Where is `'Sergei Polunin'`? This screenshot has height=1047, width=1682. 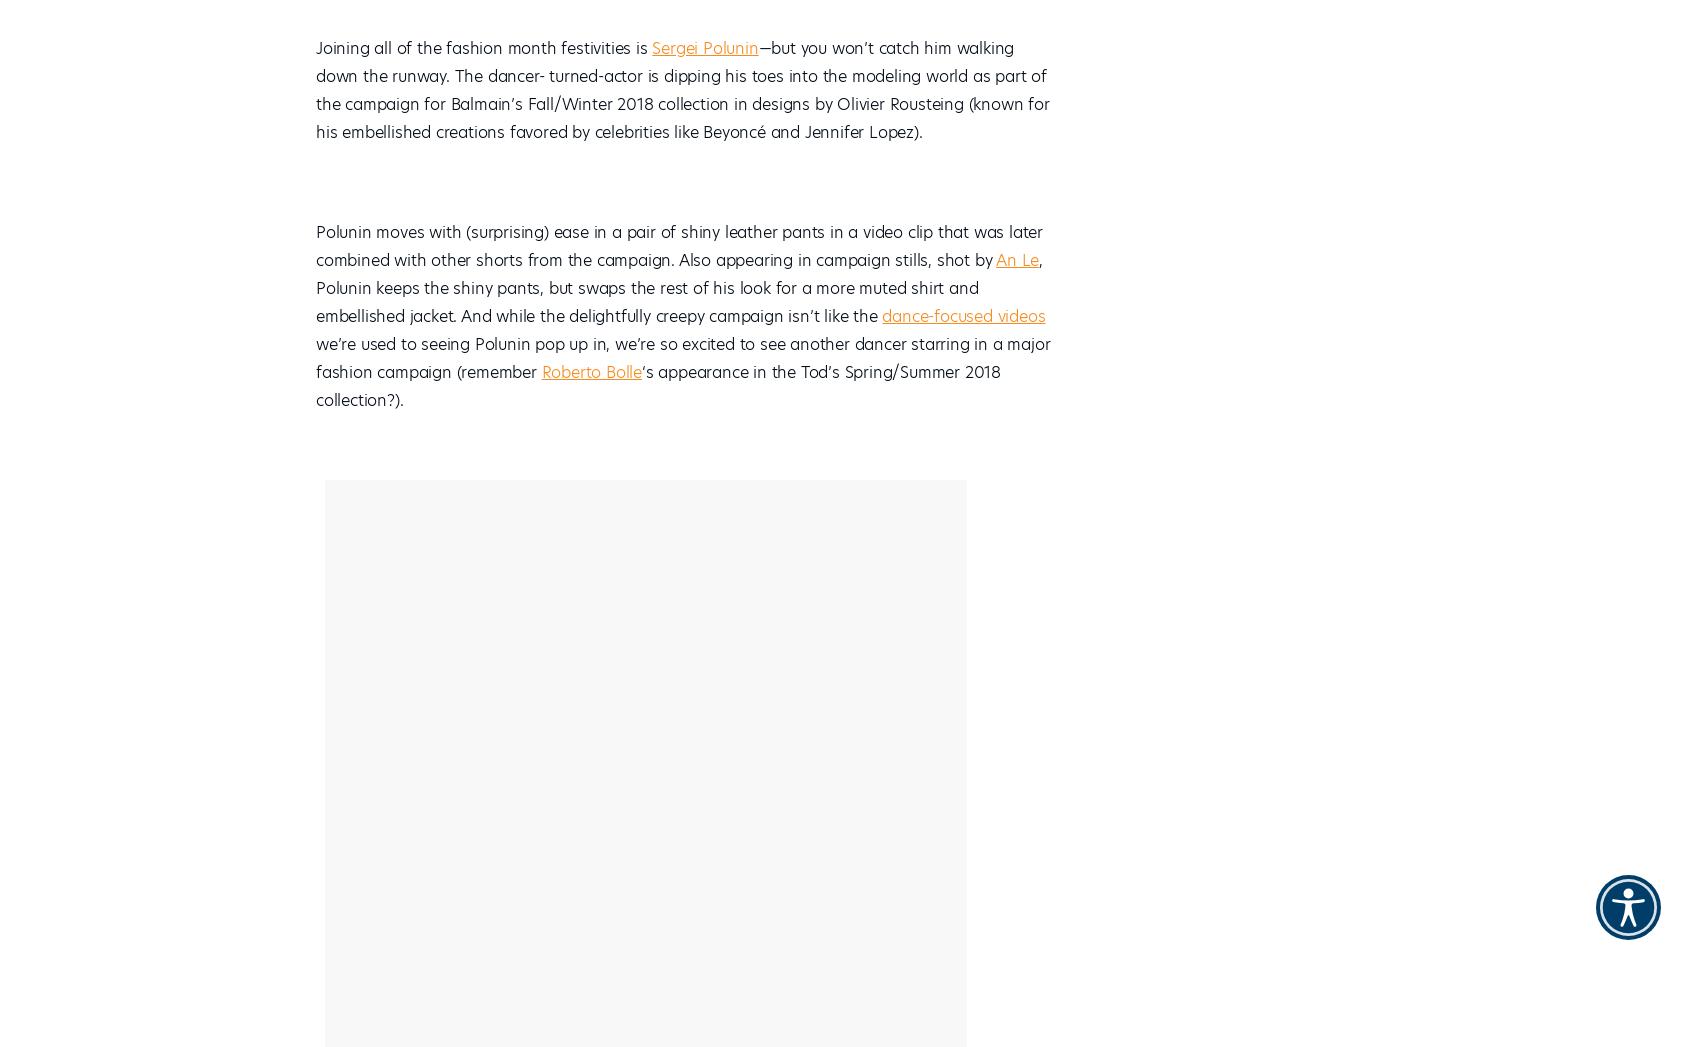 'Sergei Polunin' is located at coordinates (704, 47).